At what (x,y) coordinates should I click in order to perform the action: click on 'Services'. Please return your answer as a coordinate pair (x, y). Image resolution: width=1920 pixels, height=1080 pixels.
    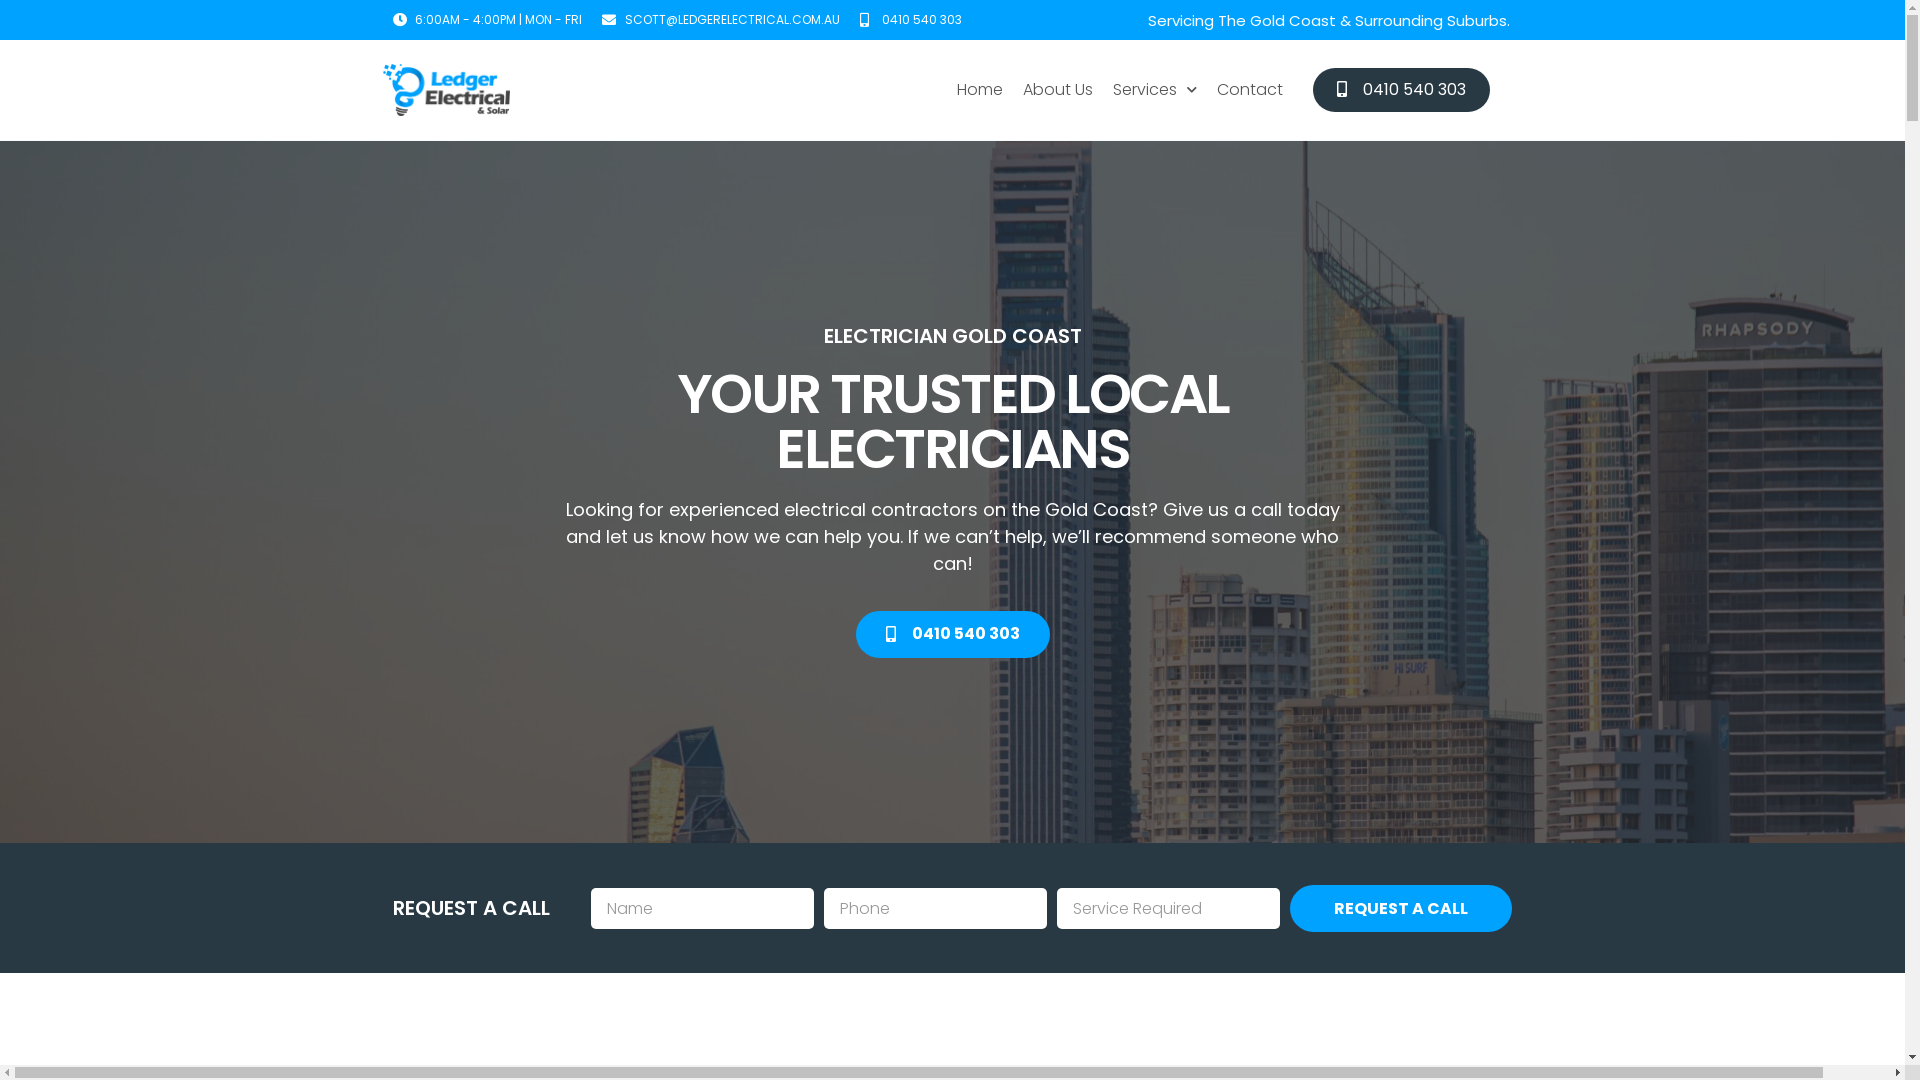
    Looking at the image, I should click on (1155, 88).